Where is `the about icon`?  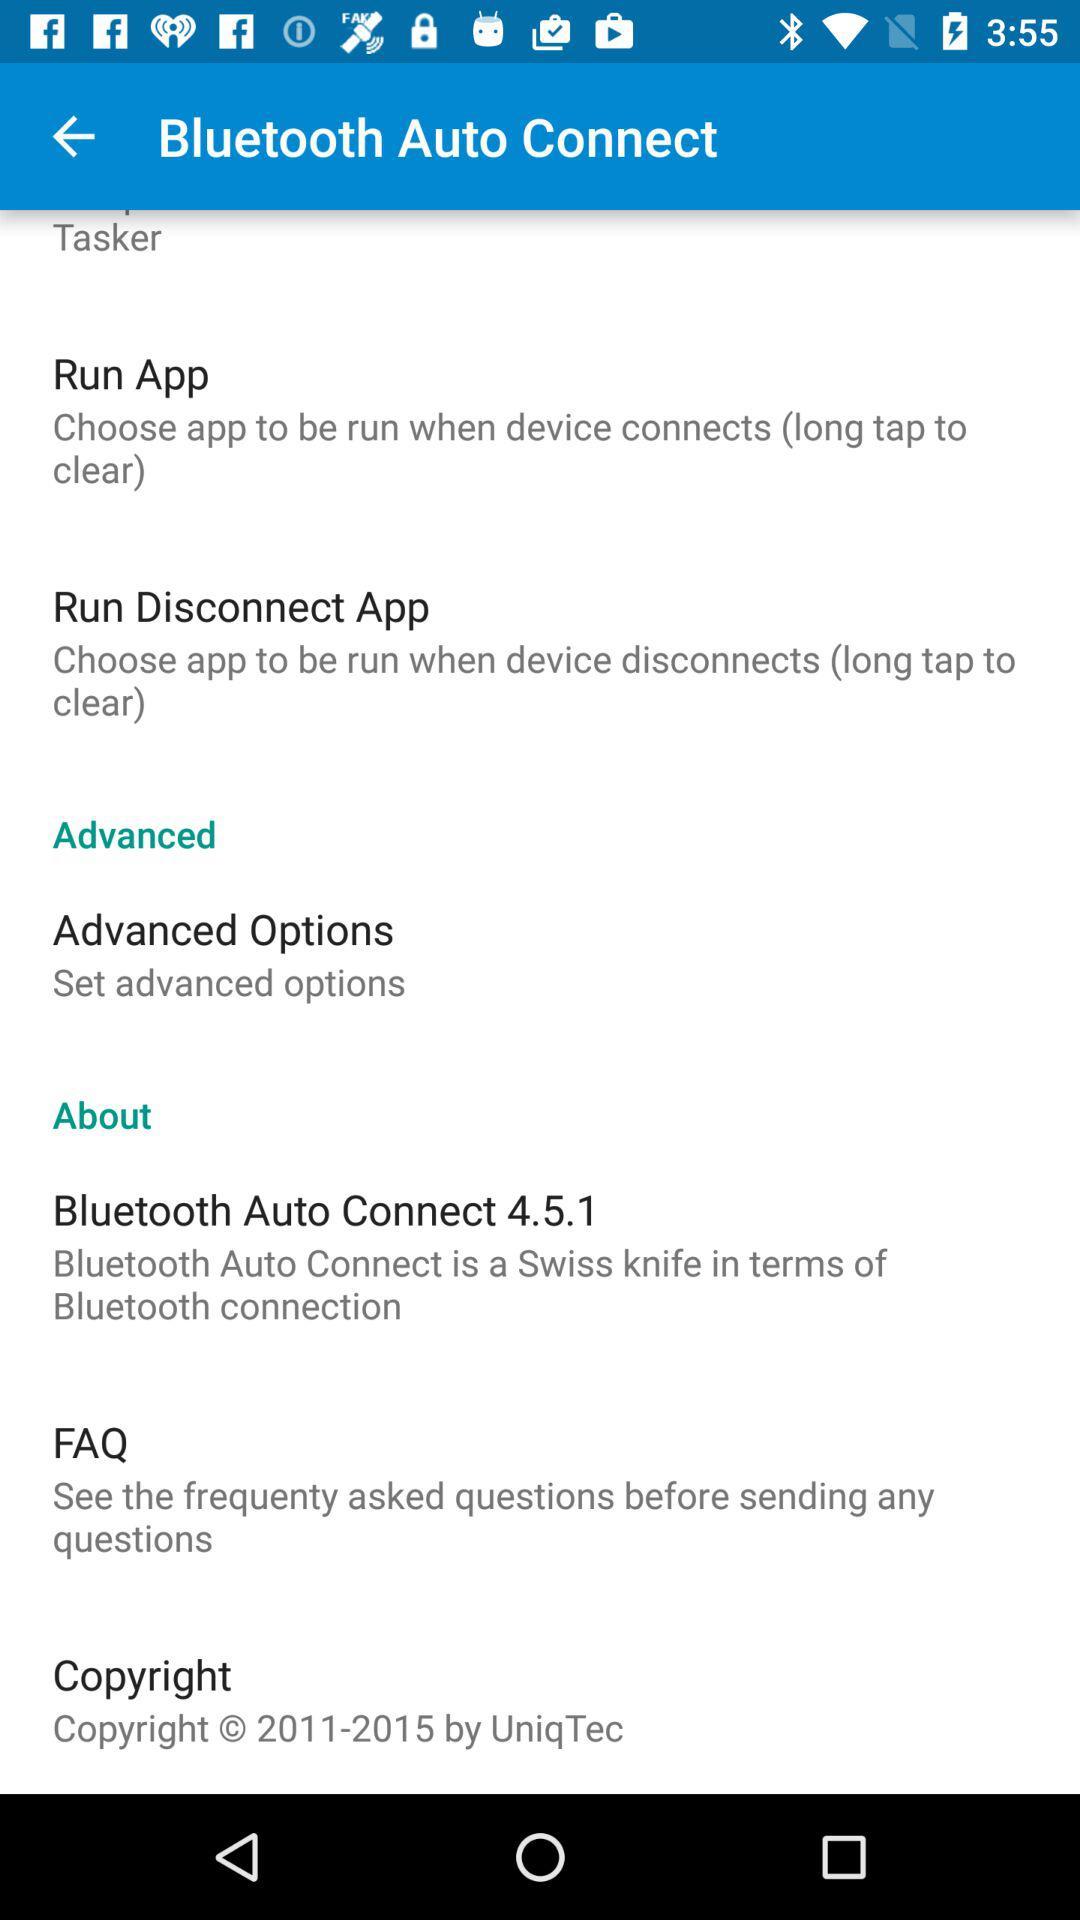
the about icon is located at coordinates (540, 1092).